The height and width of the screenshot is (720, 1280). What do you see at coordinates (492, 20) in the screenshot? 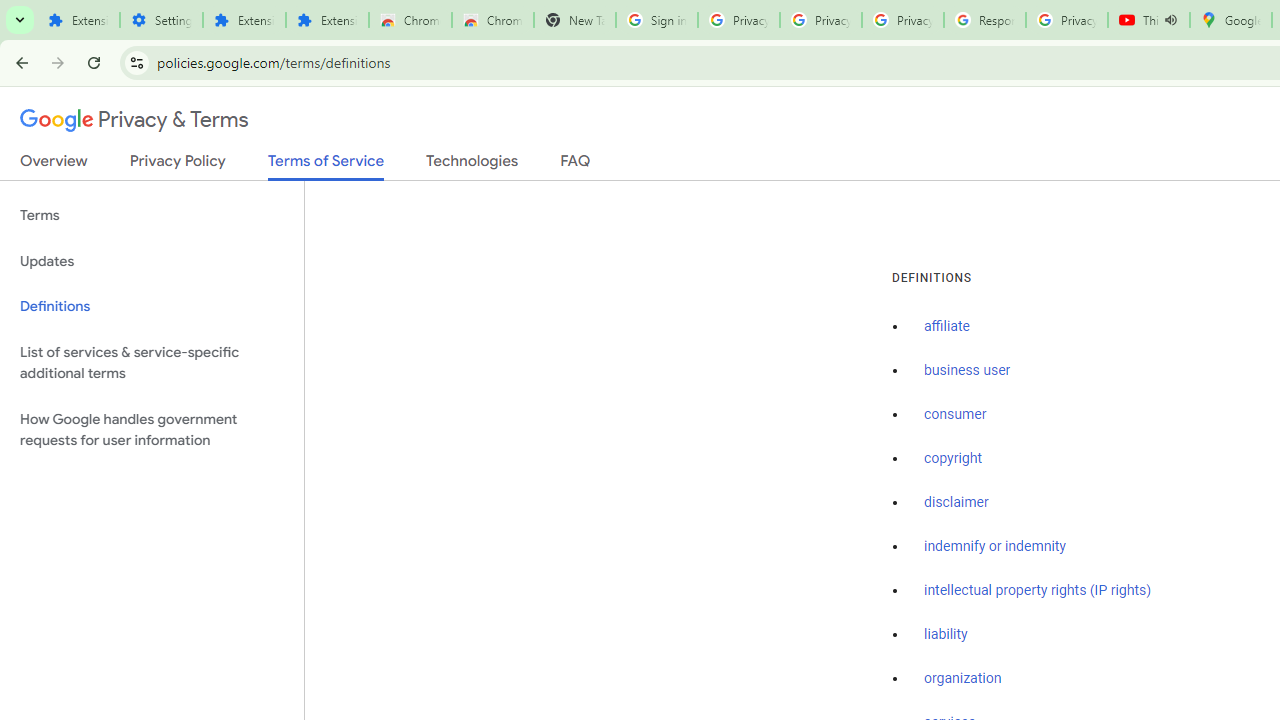
I see `'Chrome Web Store - Themes'` at bounding box center [492, 20].